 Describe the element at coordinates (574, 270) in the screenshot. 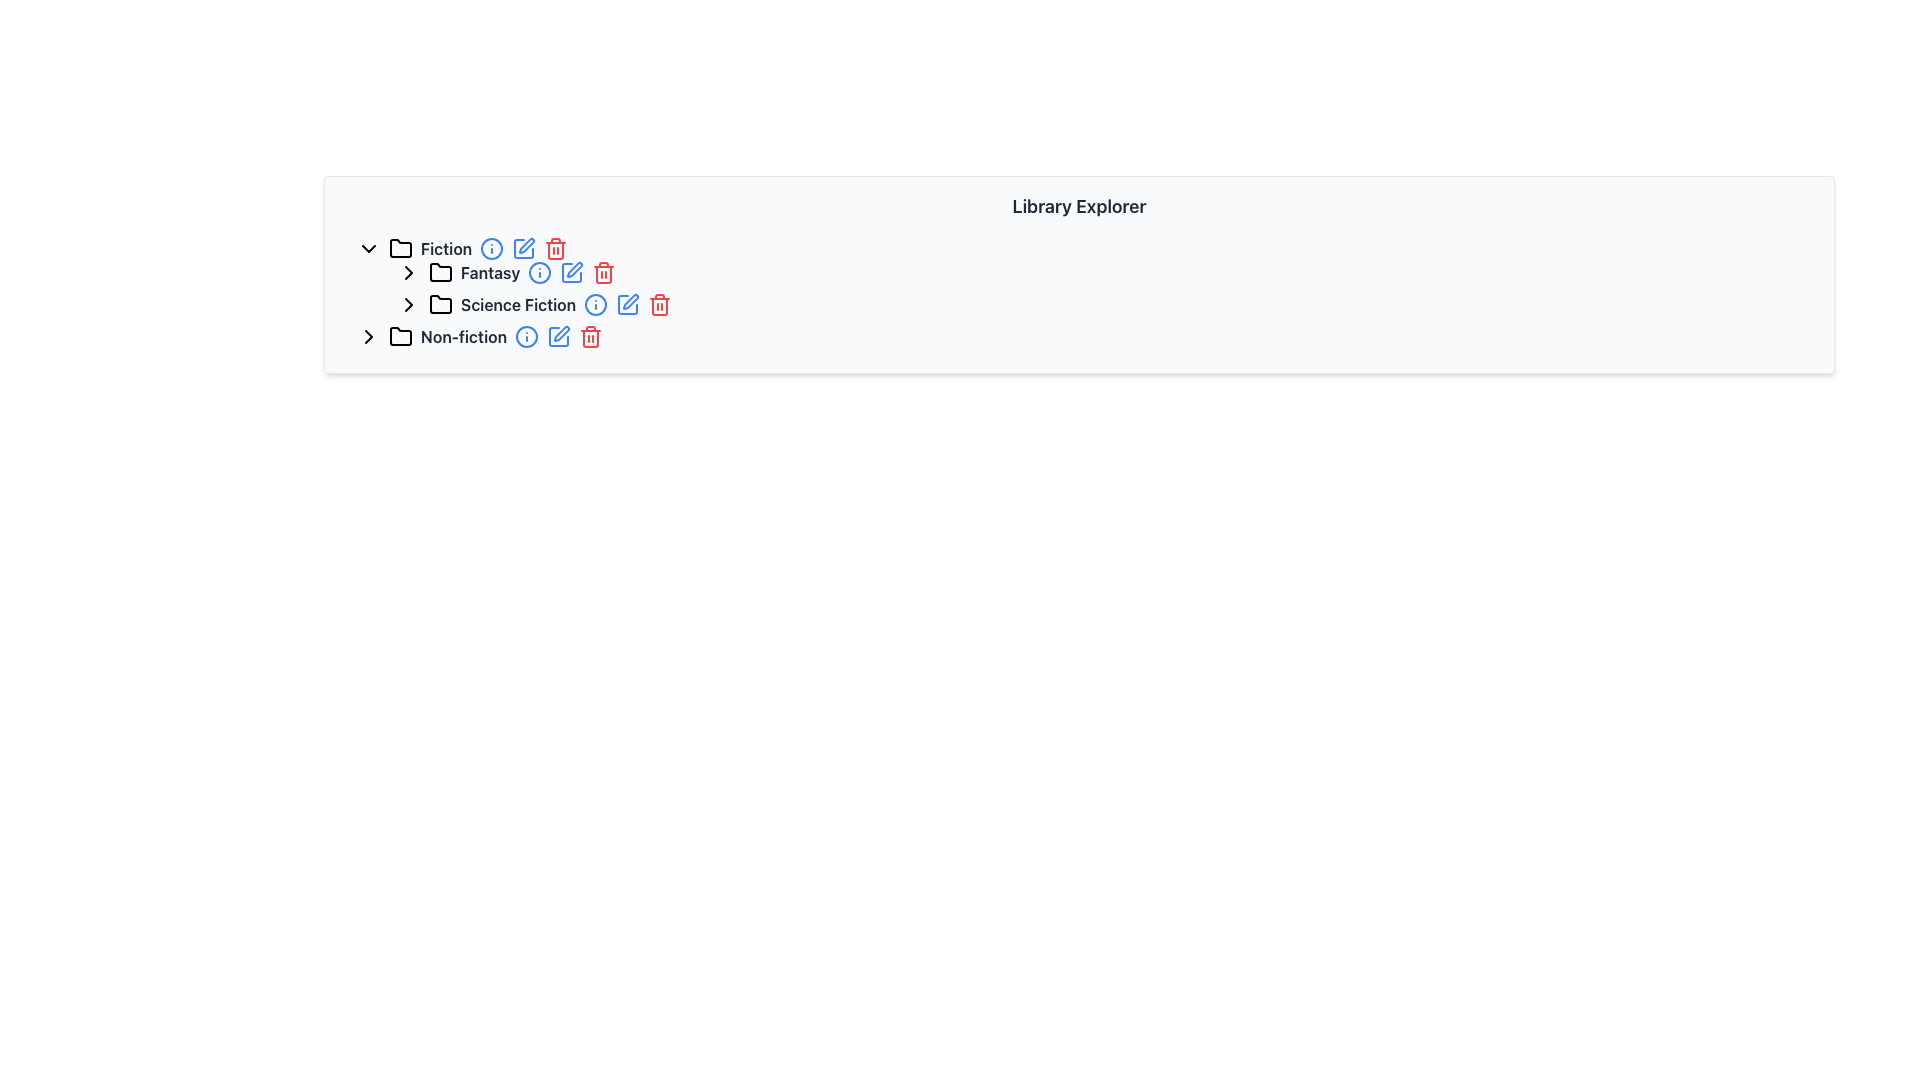

I see `the pencil-shaped icon with a blue outline` at that location.